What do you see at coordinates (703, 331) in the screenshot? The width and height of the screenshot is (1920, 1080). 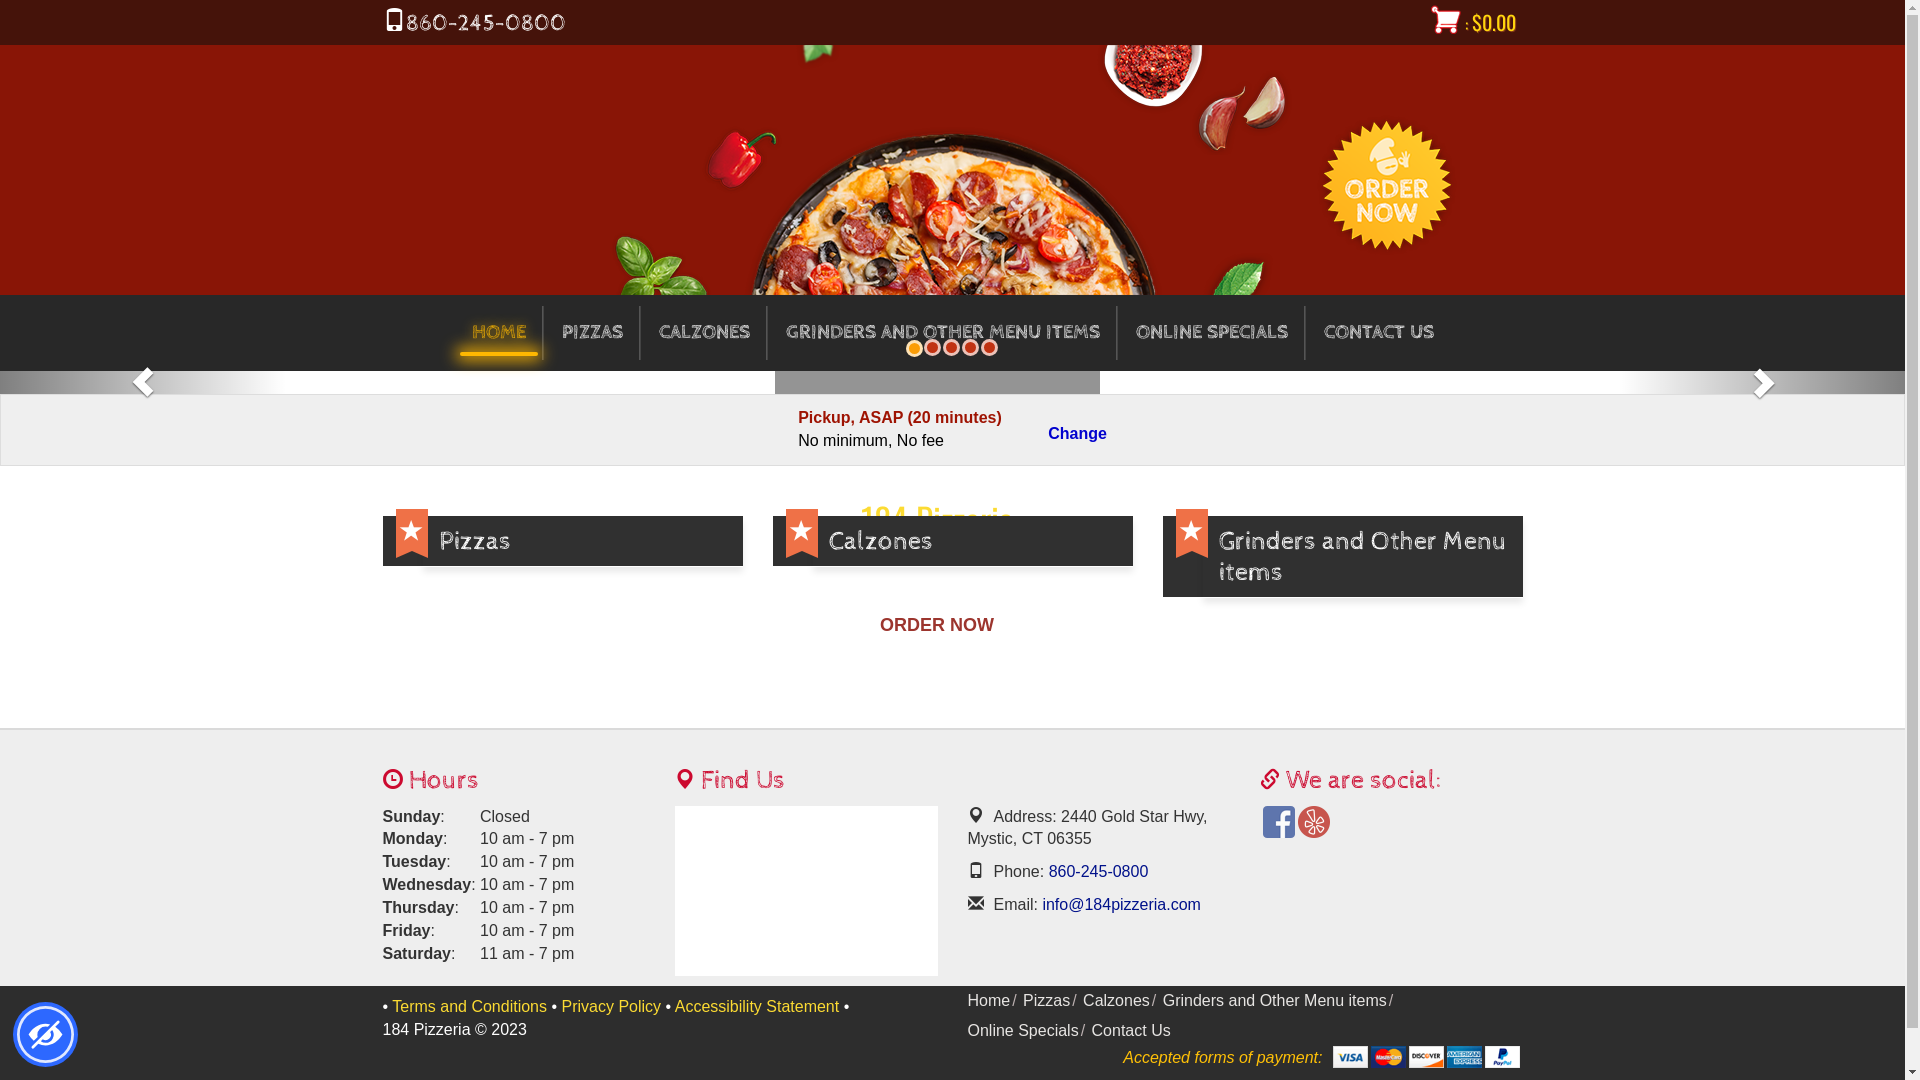 I see `'CALZONES'` at bounding box center [703, 331].